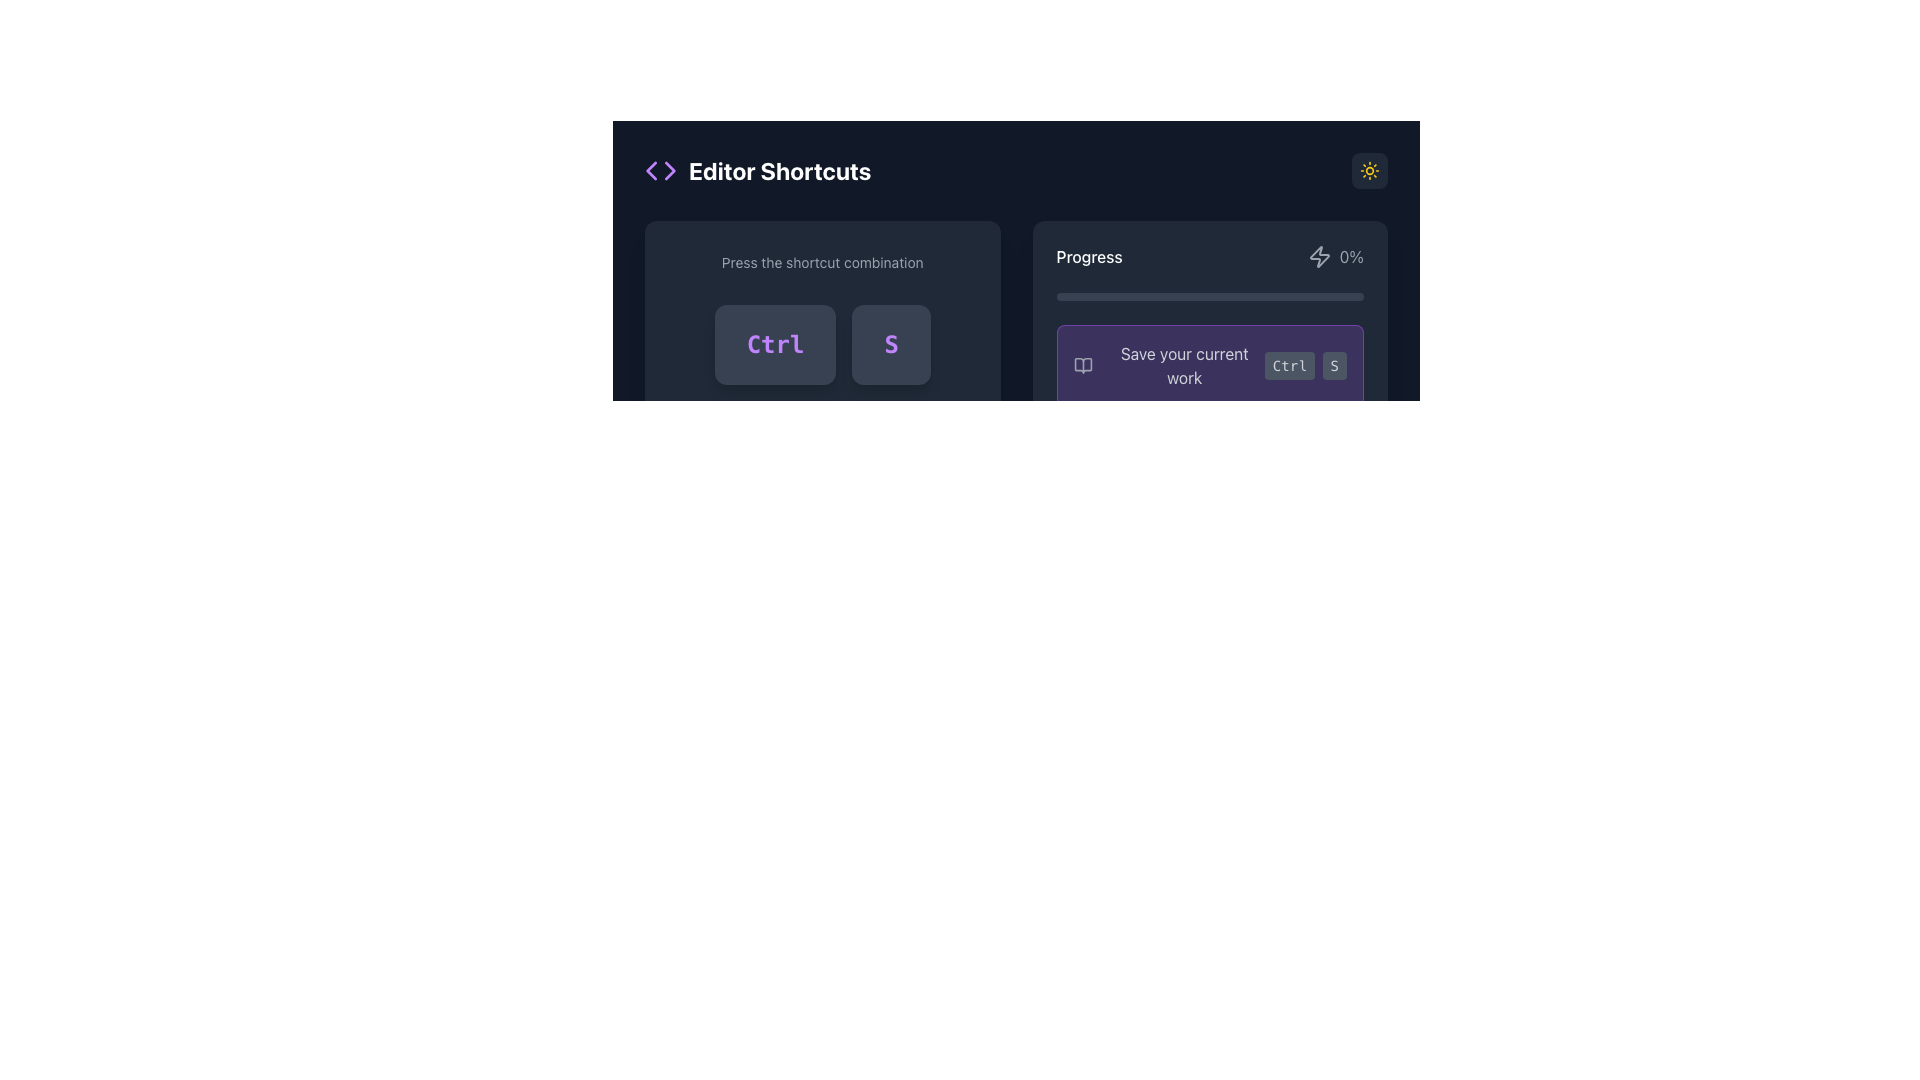 This screenshot has width=1920, height=1080. I want to click on the 'Ctrl+S' keyboard shortcut visual element within the purple box labeled 'Save your current work' located on the right-hand side of the interface, so click(1305, 366).